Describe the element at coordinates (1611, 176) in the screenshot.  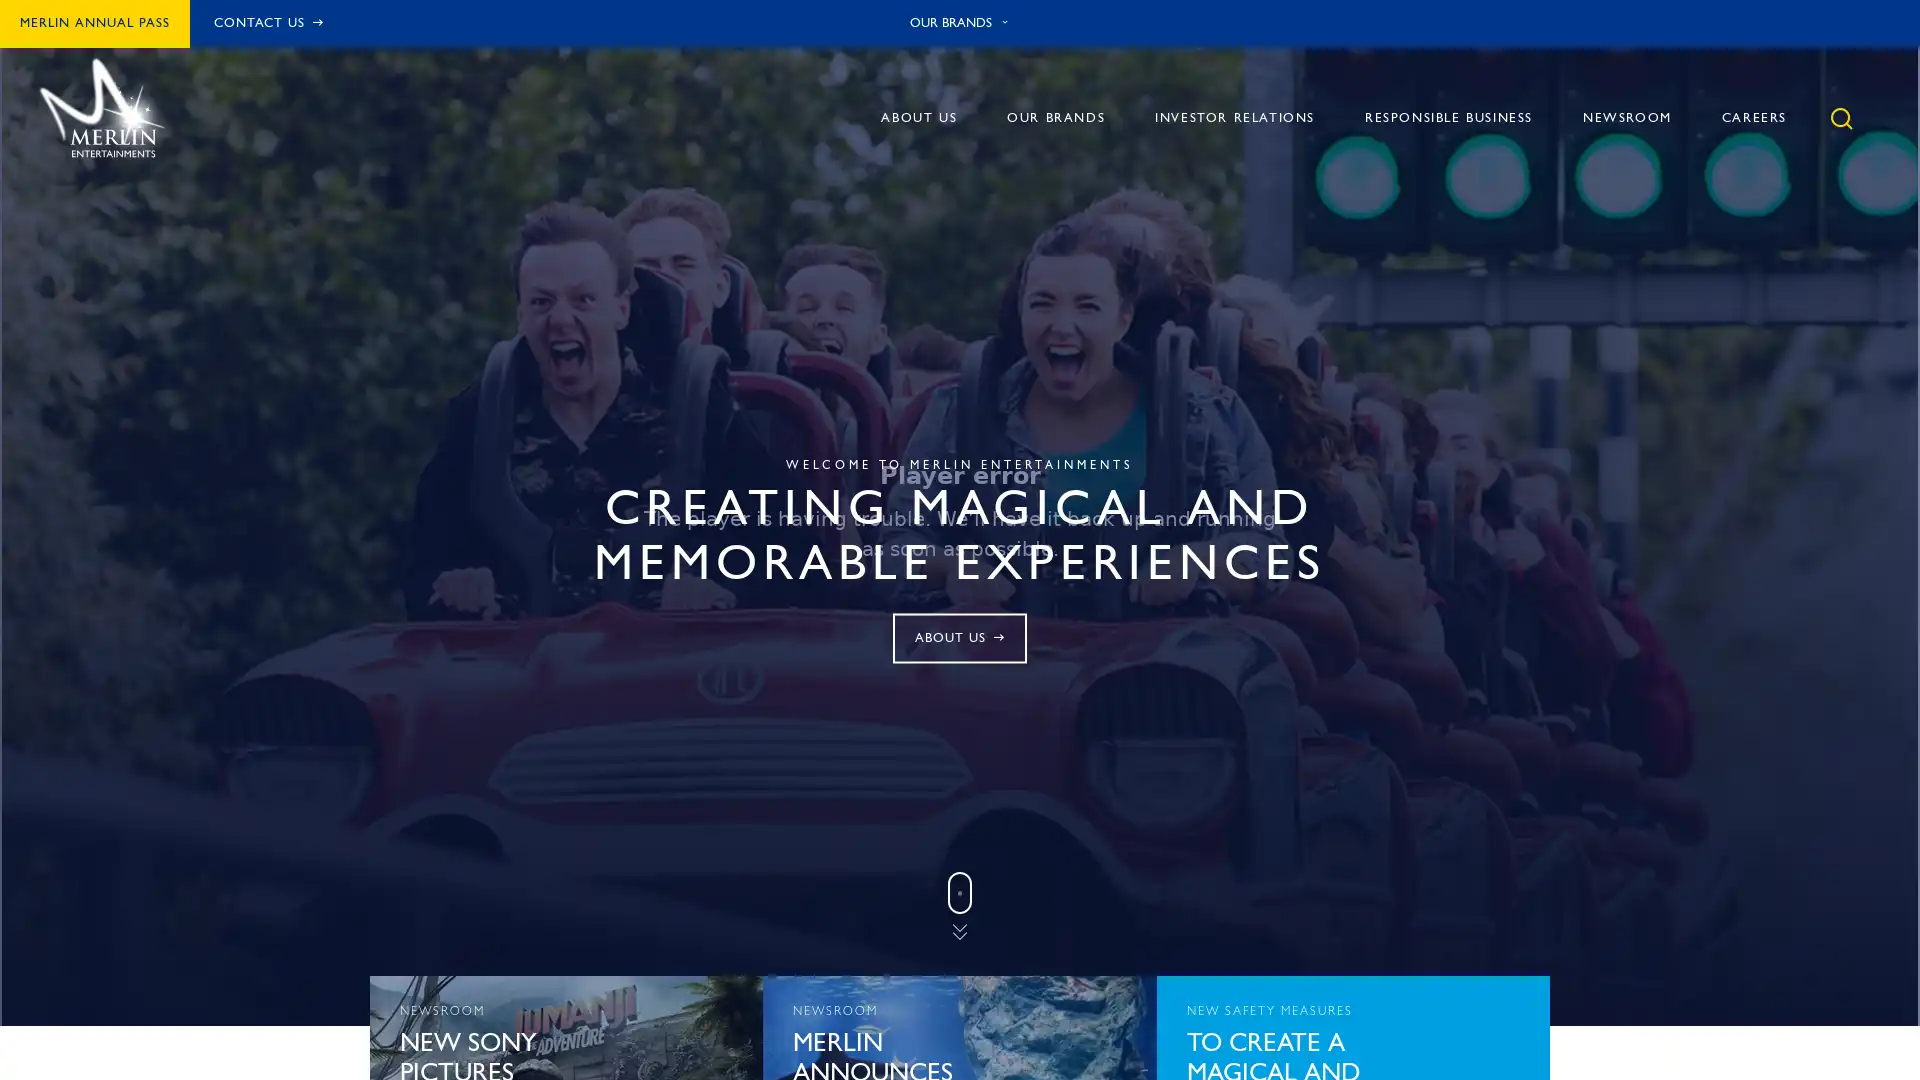
I see `Back` at that location.